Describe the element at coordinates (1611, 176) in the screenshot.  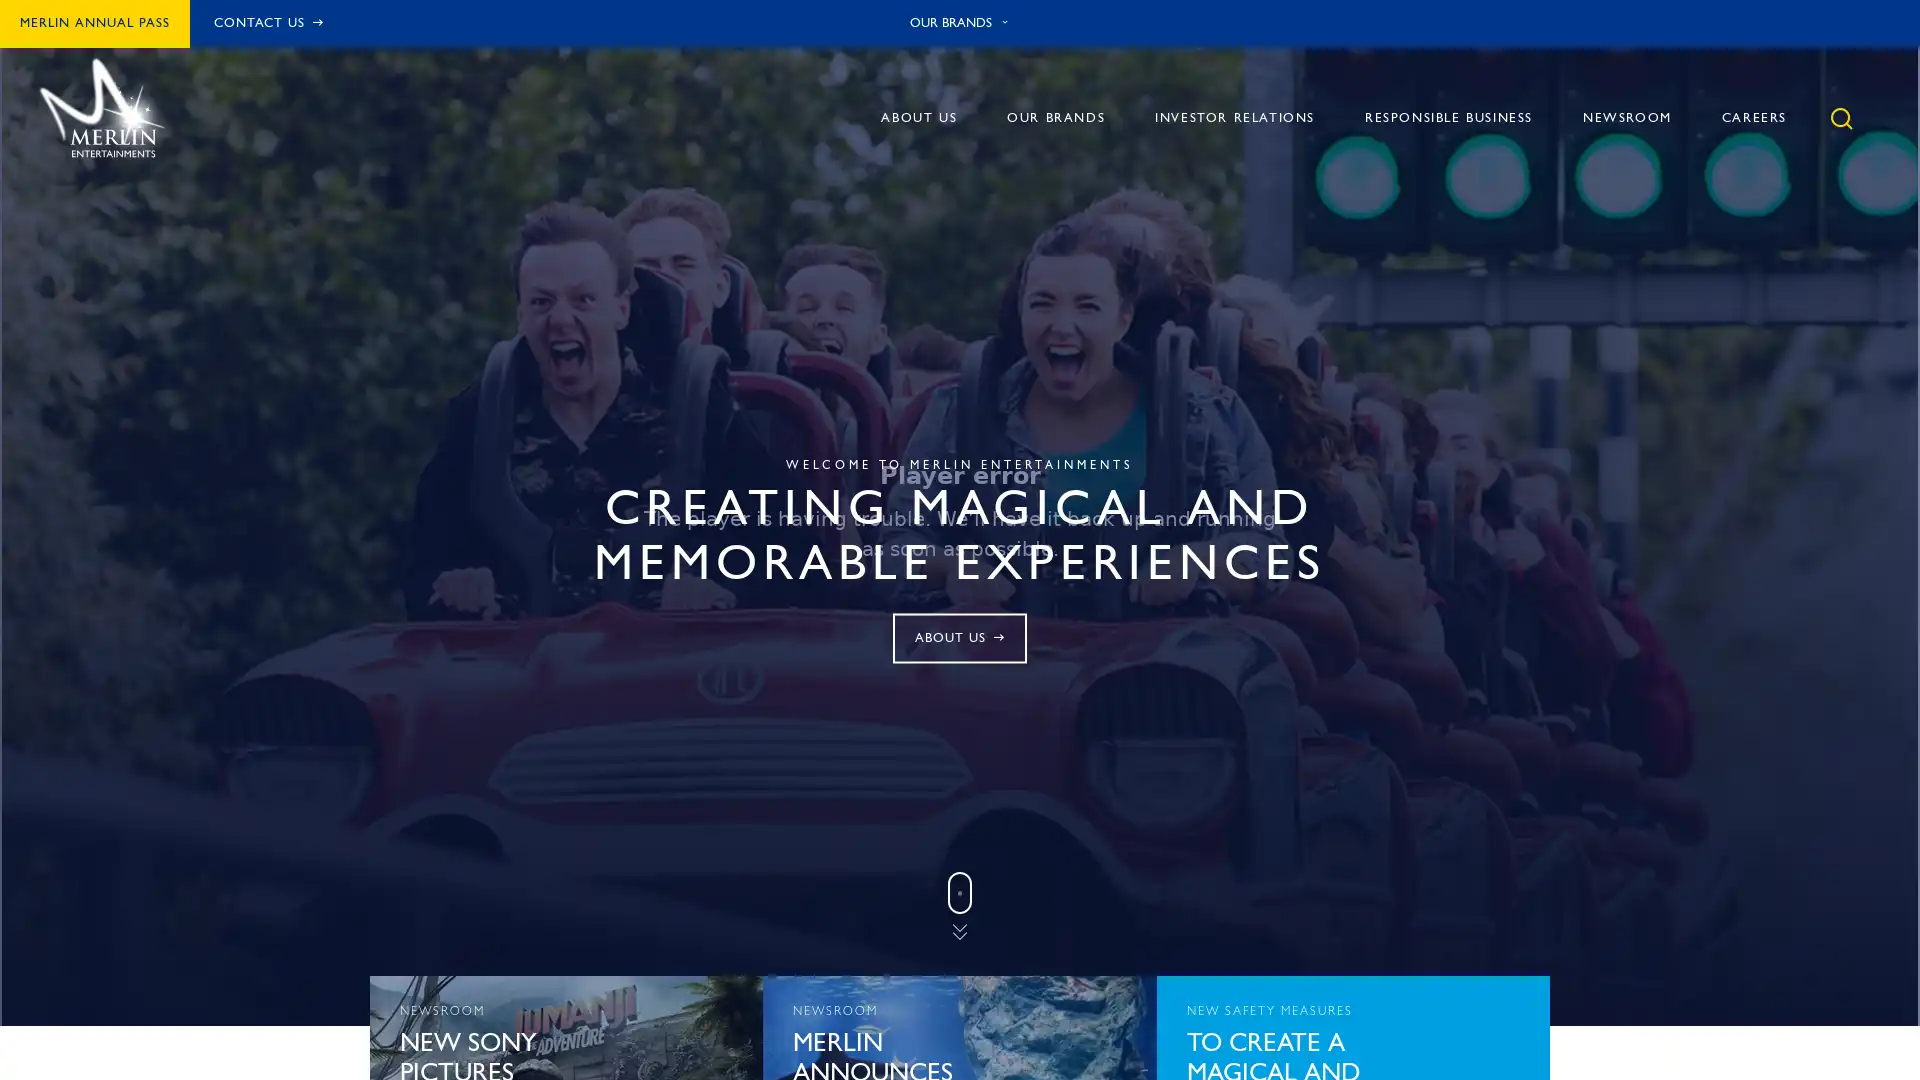
I see `Back` at that location.